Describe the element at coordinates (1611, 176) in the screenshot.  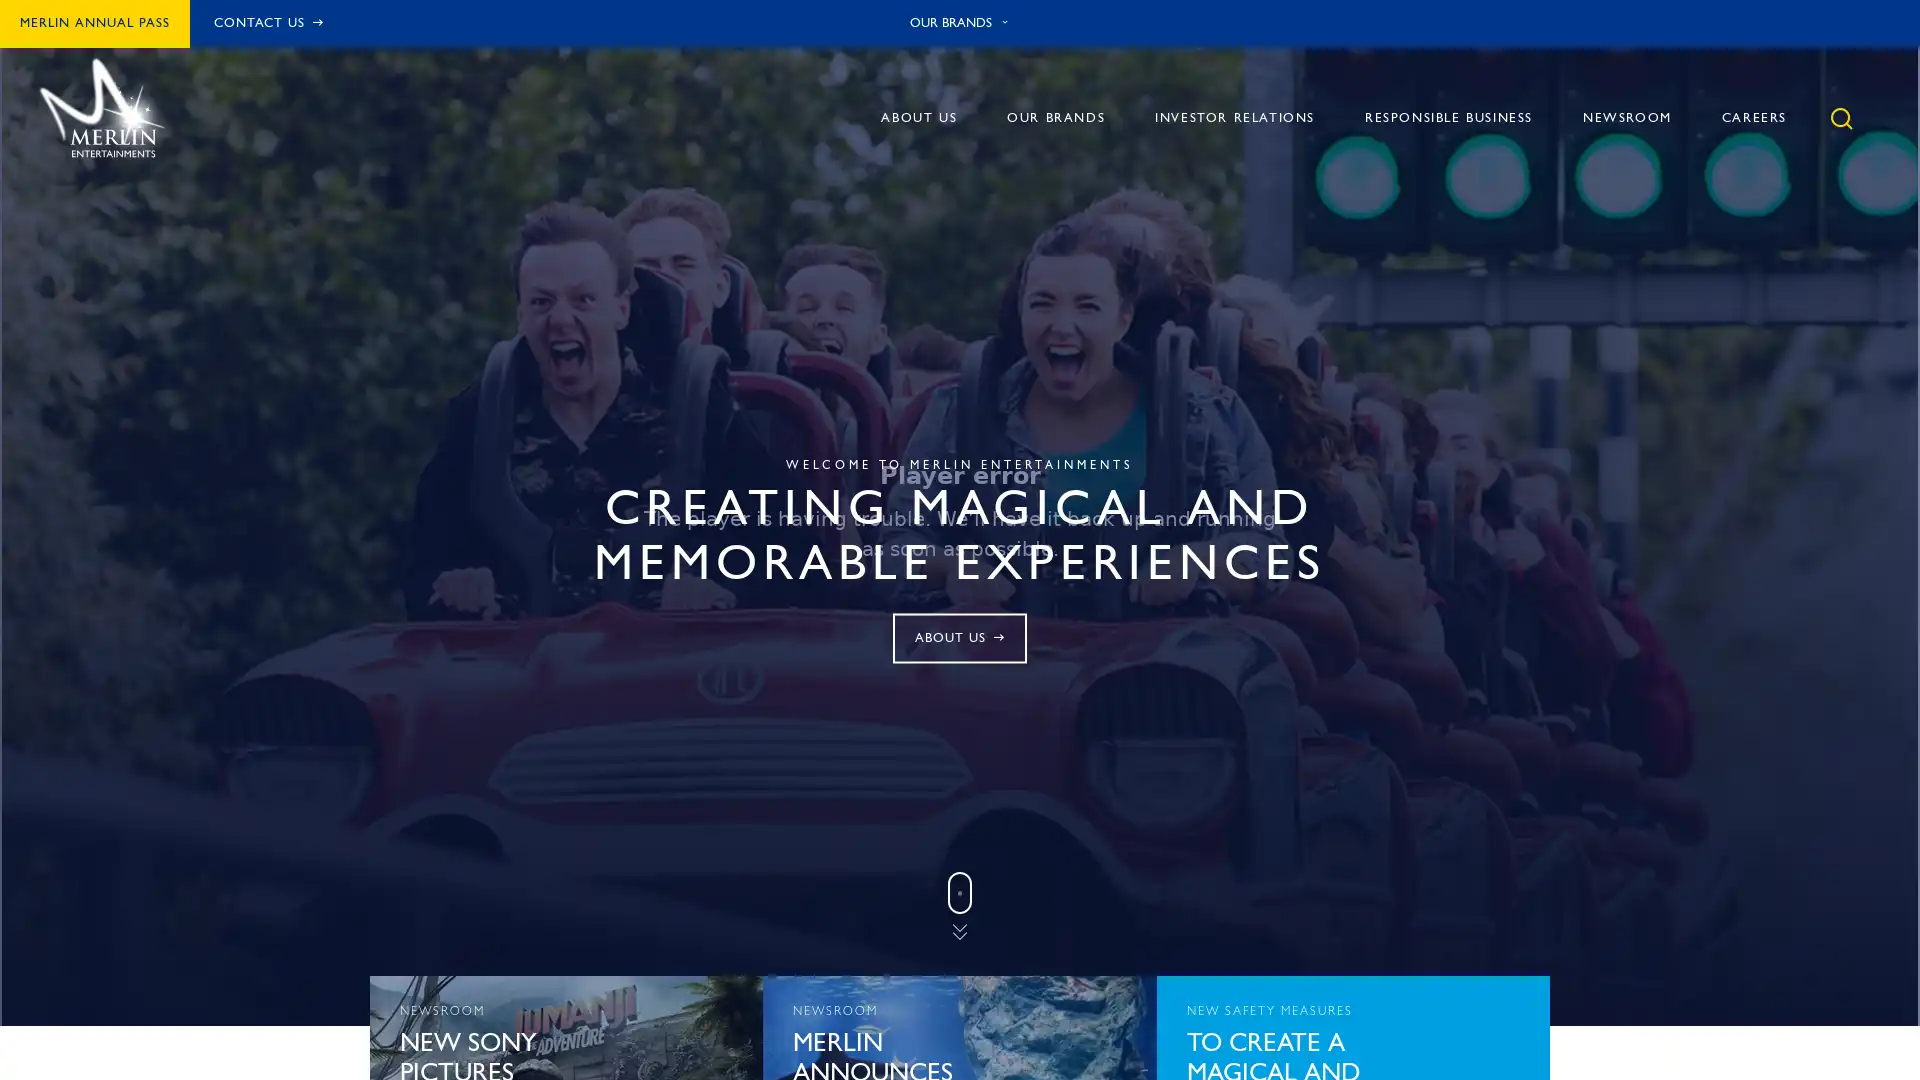
I see `Back` at that location.